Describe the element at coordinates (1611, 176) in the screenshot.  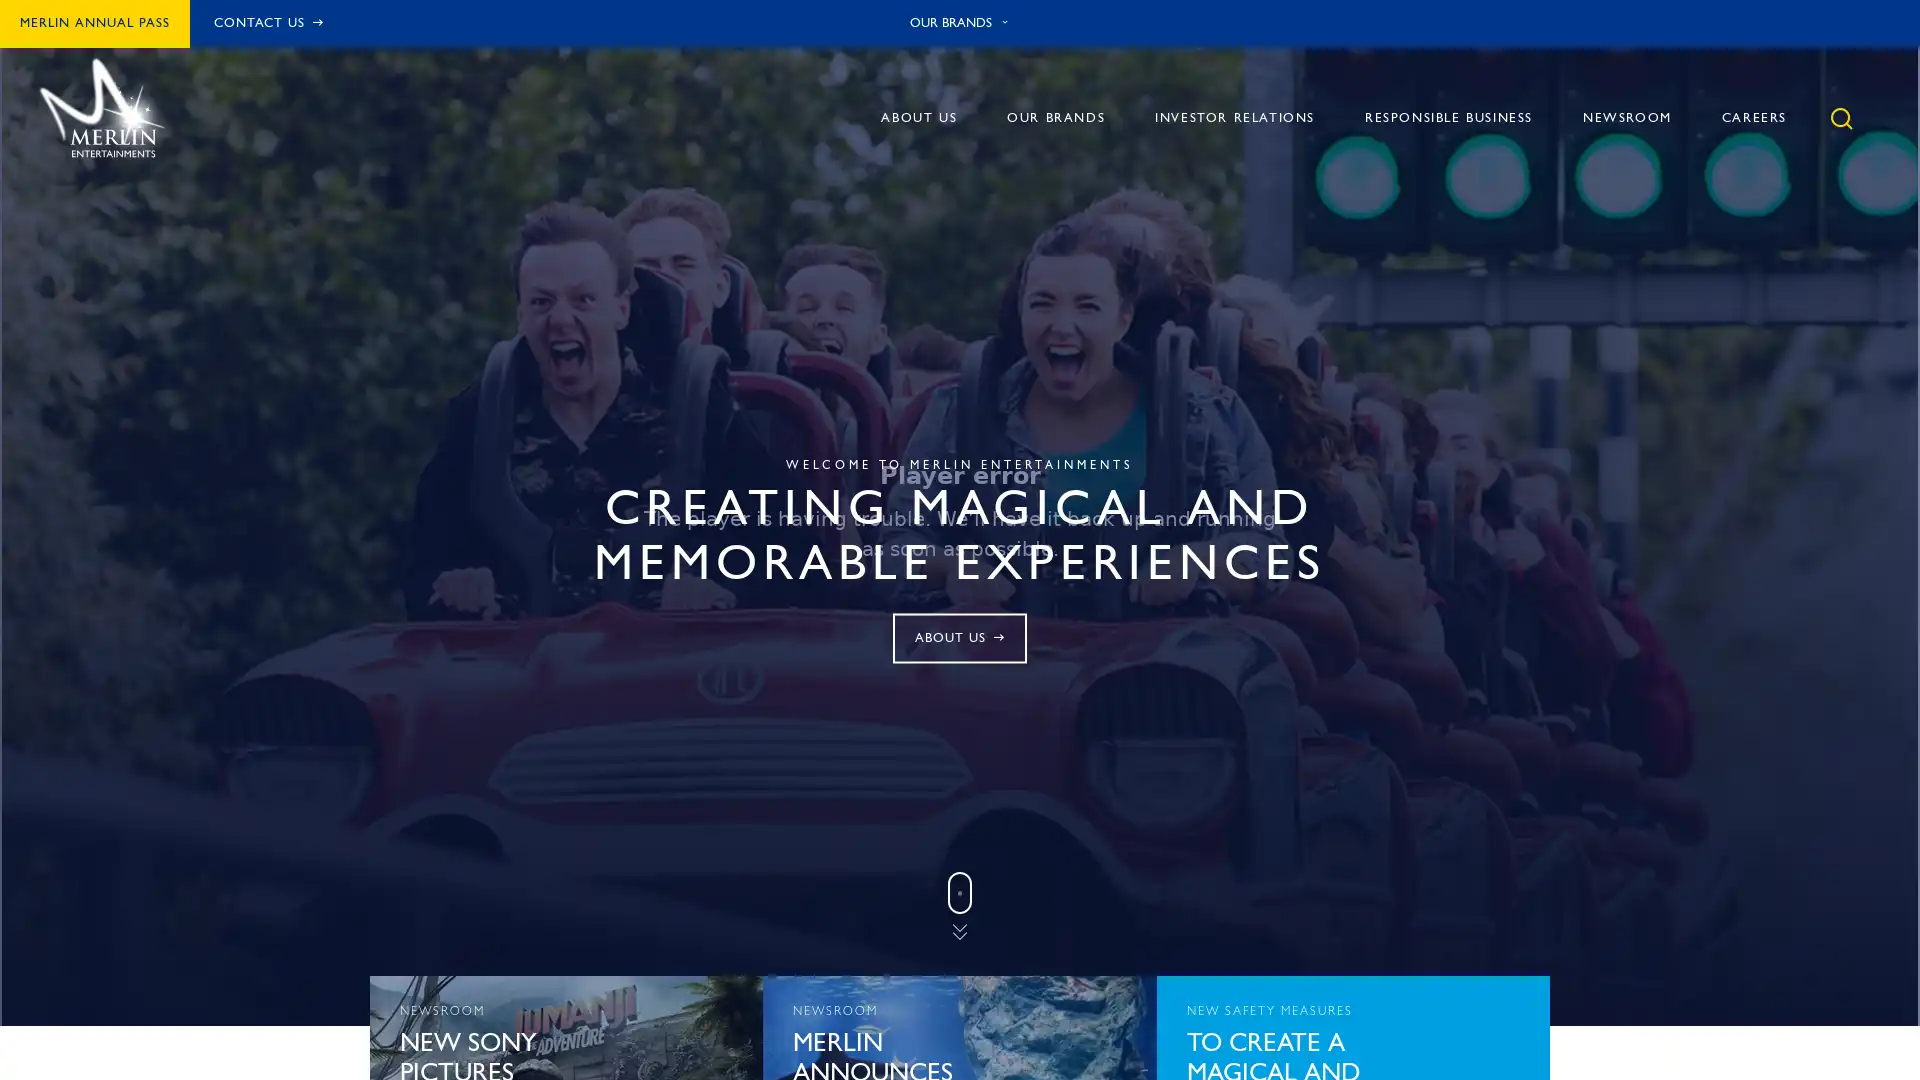
I see `Back` at that location.